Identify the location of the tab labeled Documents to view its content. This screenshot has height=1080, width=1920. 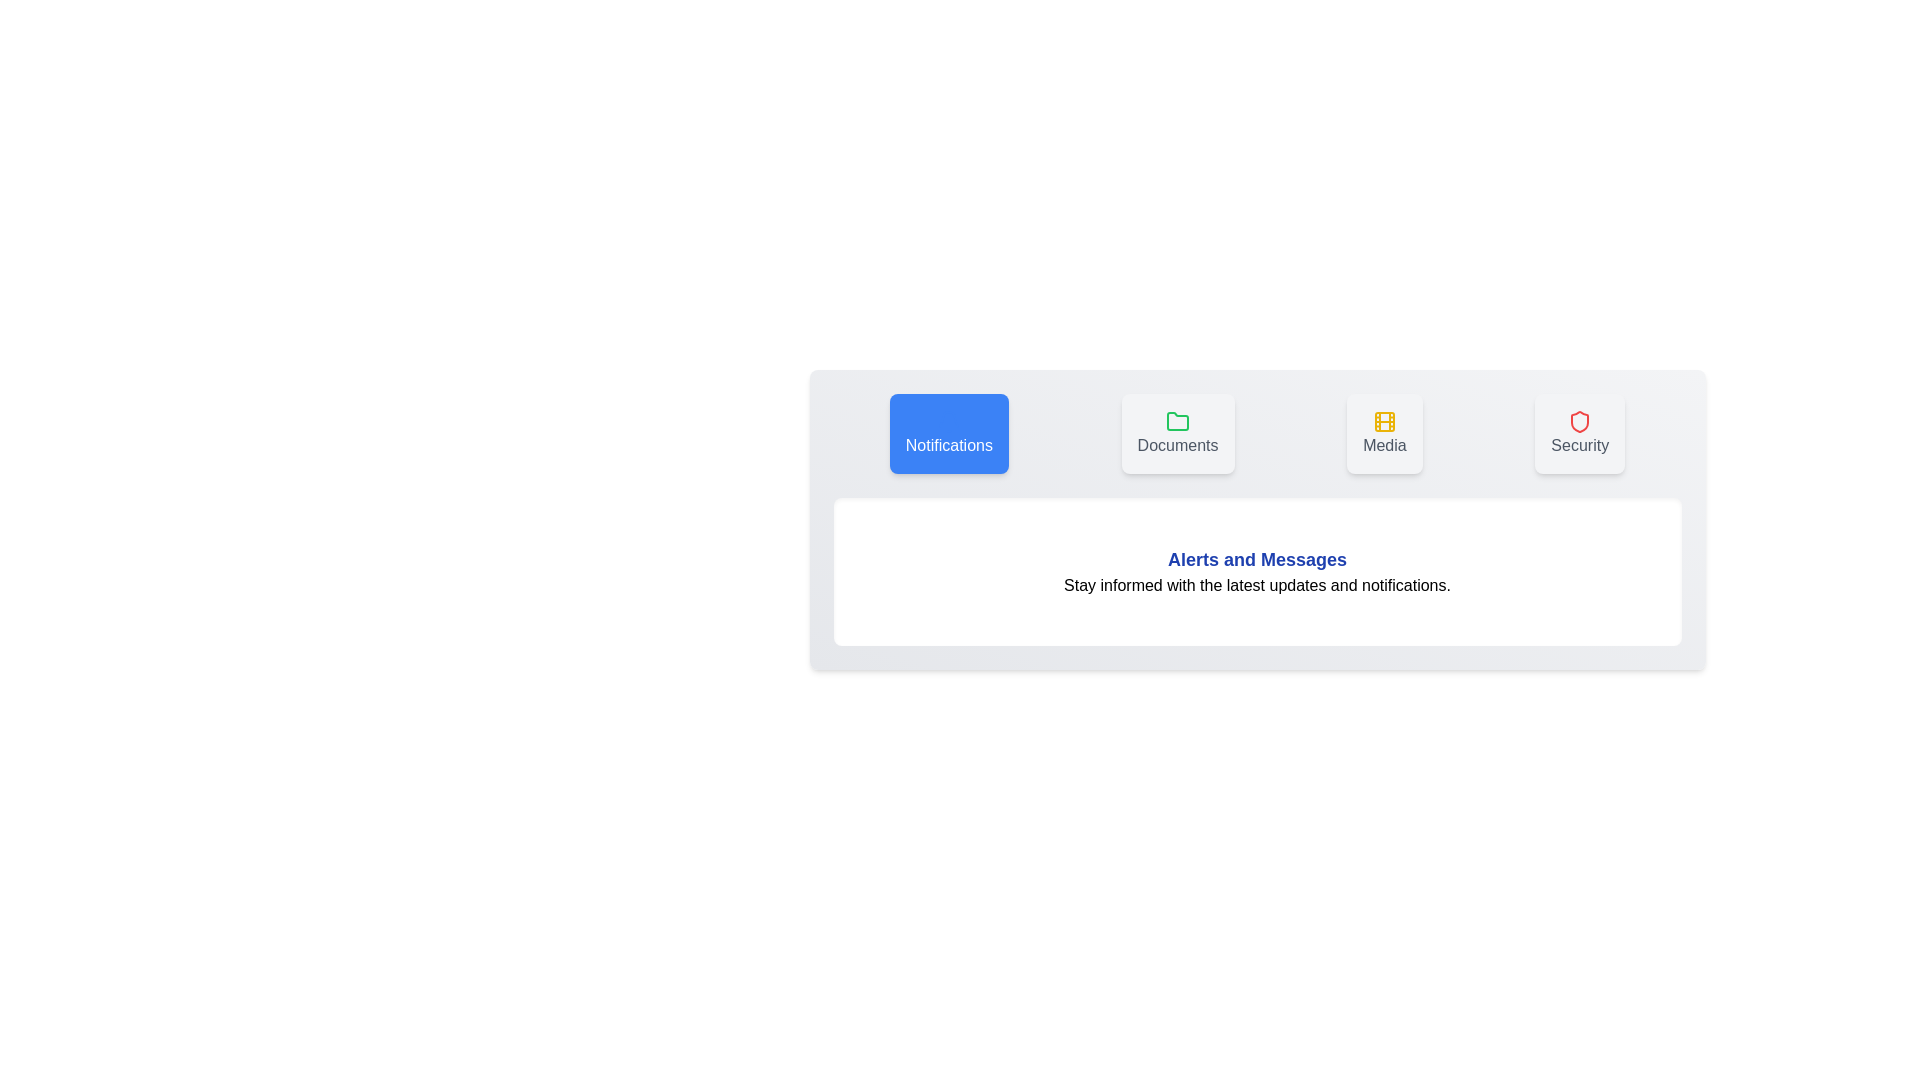
(1178, 433).